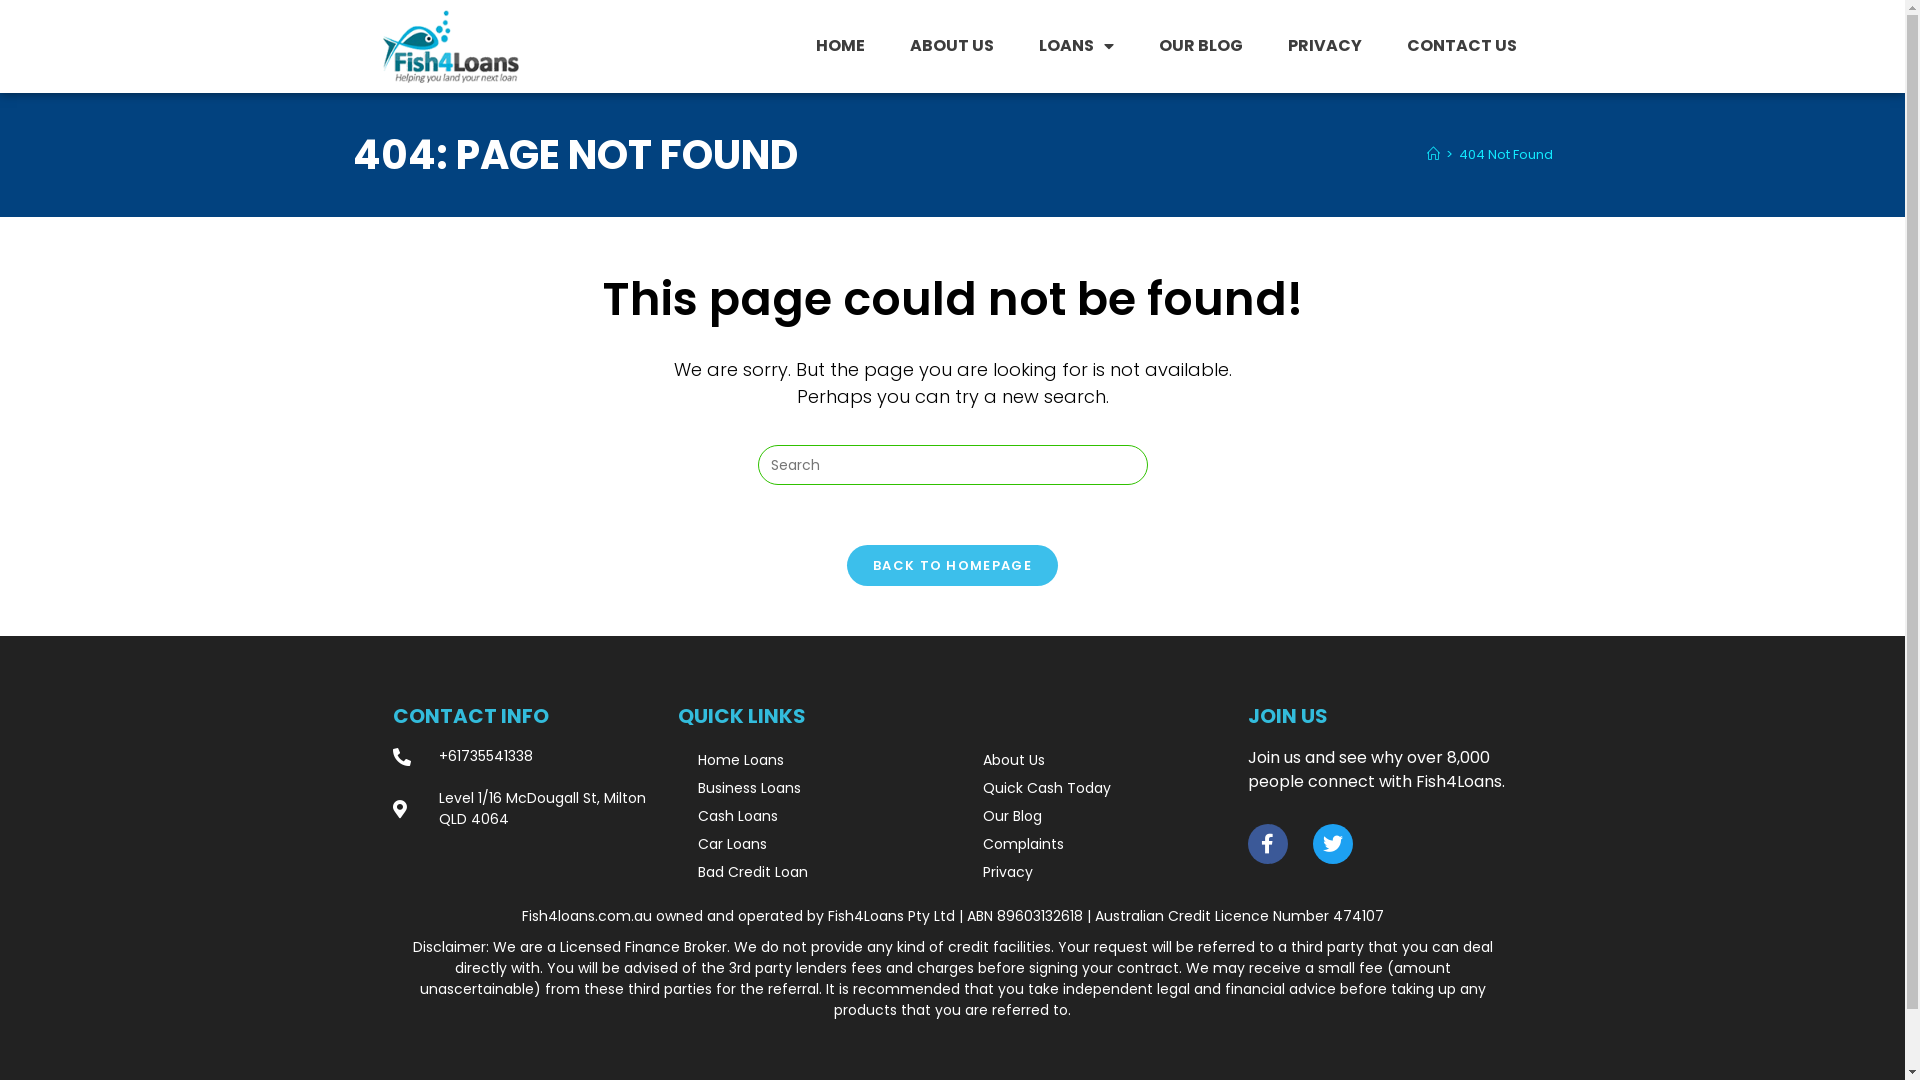  What do you see at coordinates (840, 45) in the screenshot?
I see `'HOME'` at bounding box center [840, 45].